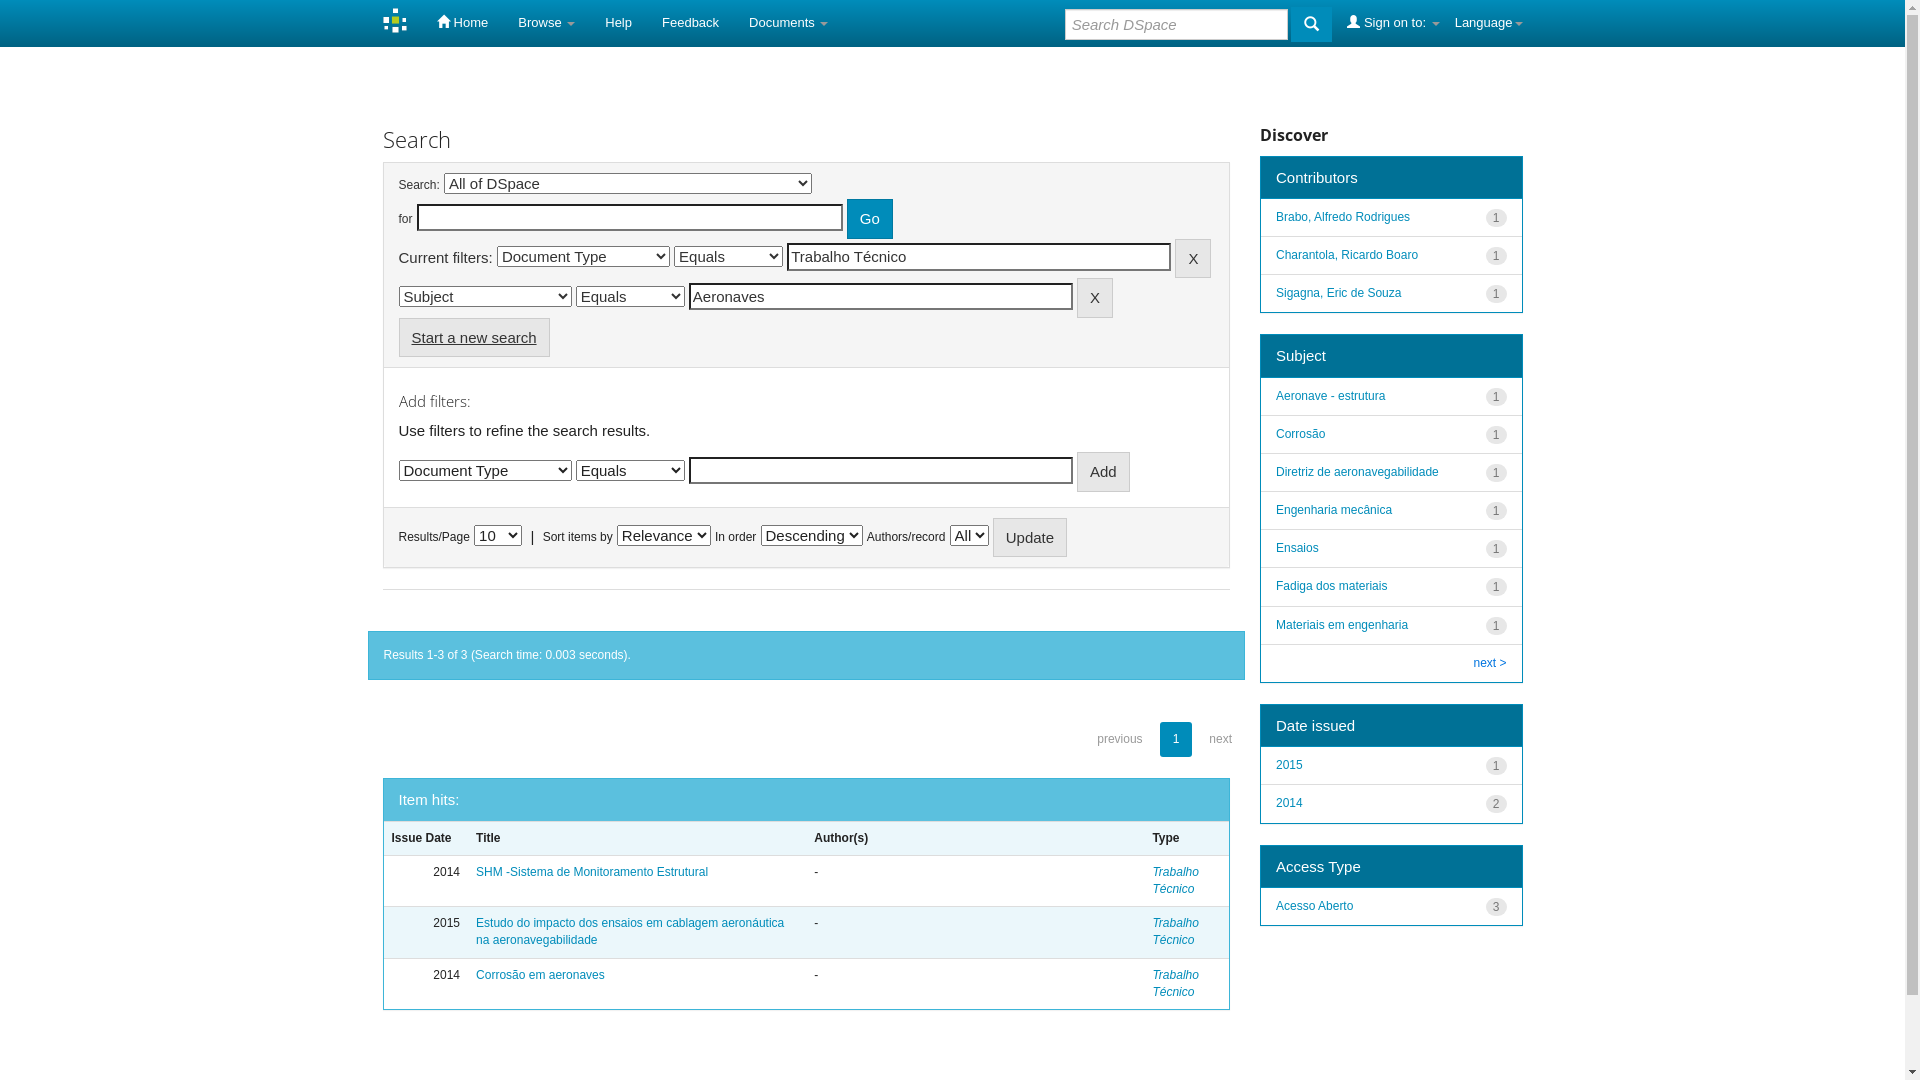 This screenshot has width=1920, height=1080. What do you see at coordinates (1342, 623) in the screenshot?
I see `'Materiais em engenharia'` at bounding box center [1342, 623].